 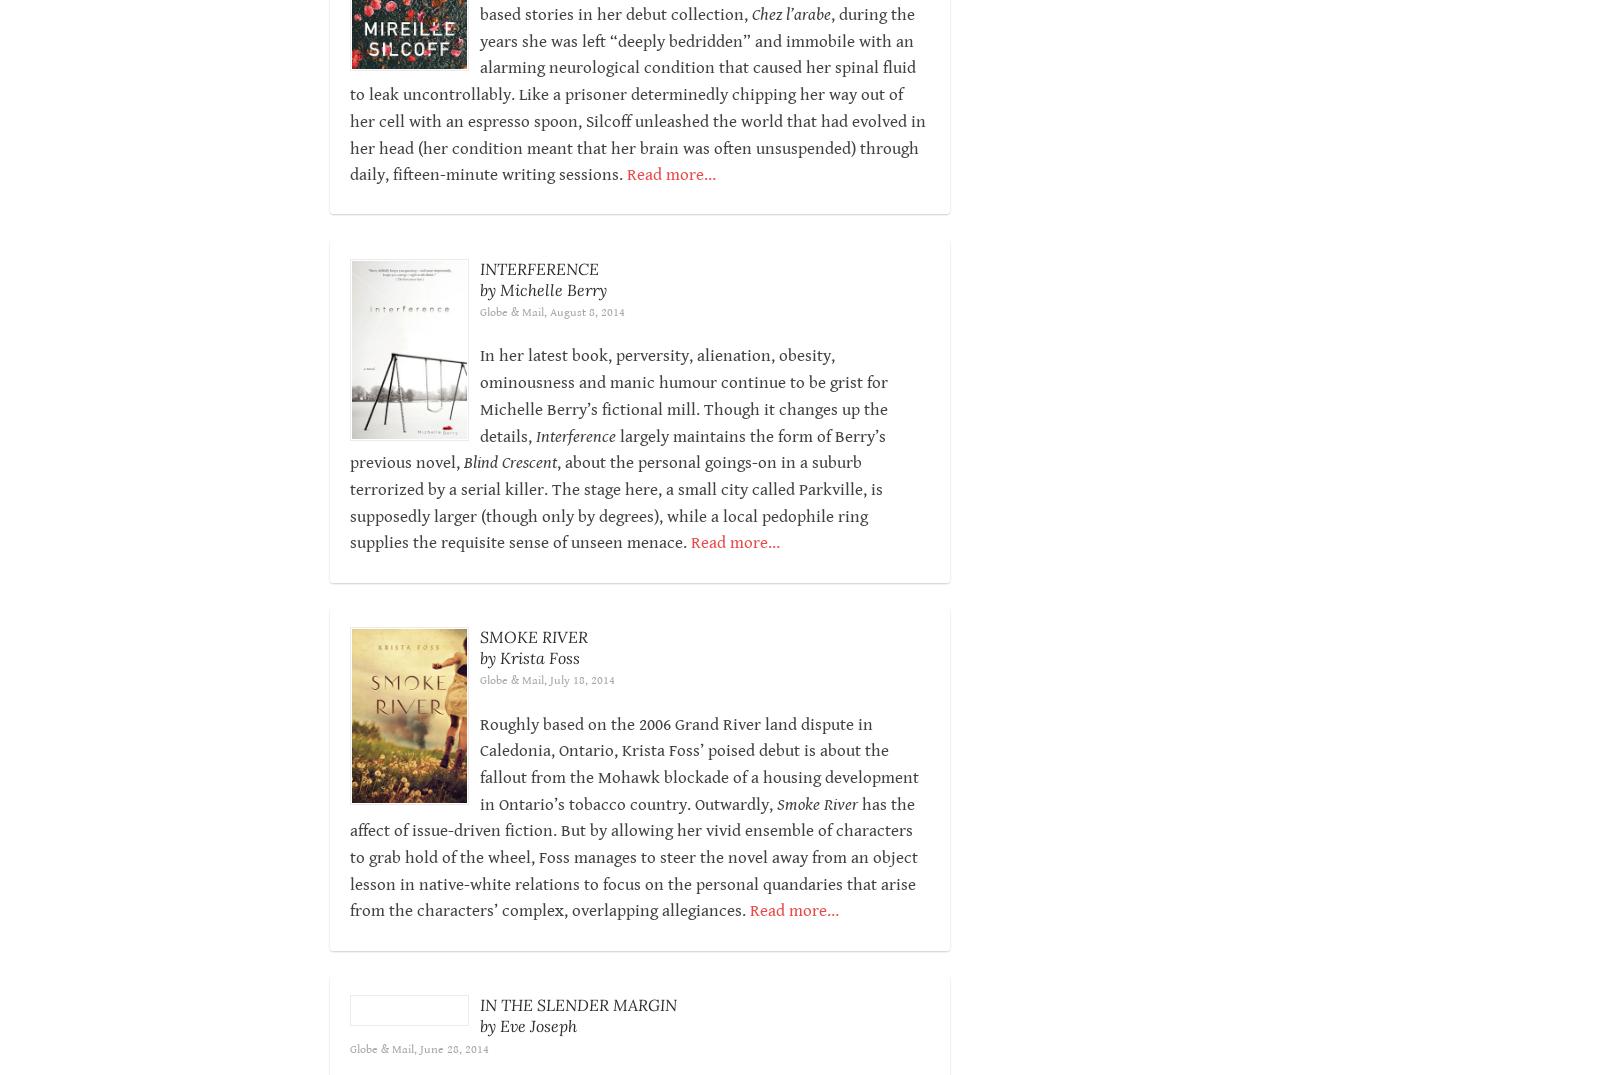 I want to click on 'by Krista Foss', so click(x=527, y=684).